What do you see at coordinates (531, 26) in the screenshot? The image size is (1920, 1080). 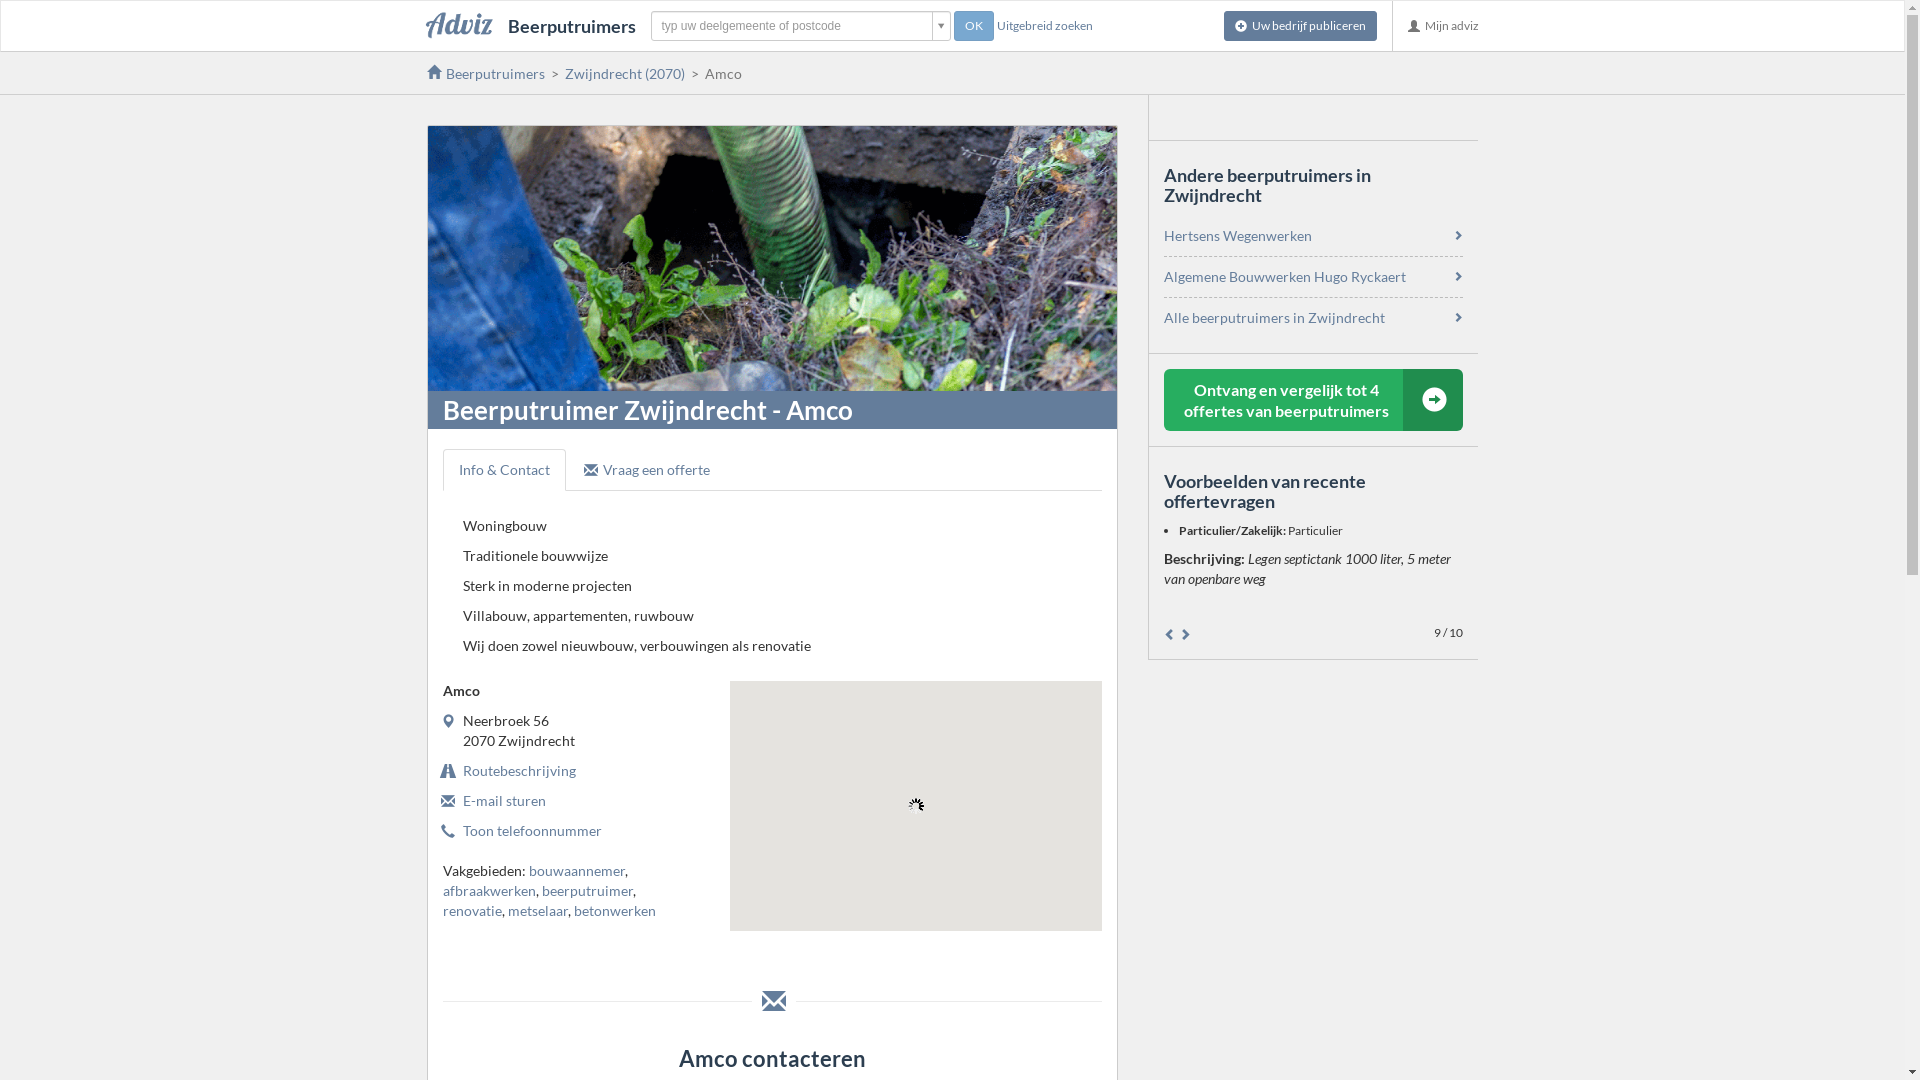 I see `'Beerputruimers'` at bounding box center [531, 26].